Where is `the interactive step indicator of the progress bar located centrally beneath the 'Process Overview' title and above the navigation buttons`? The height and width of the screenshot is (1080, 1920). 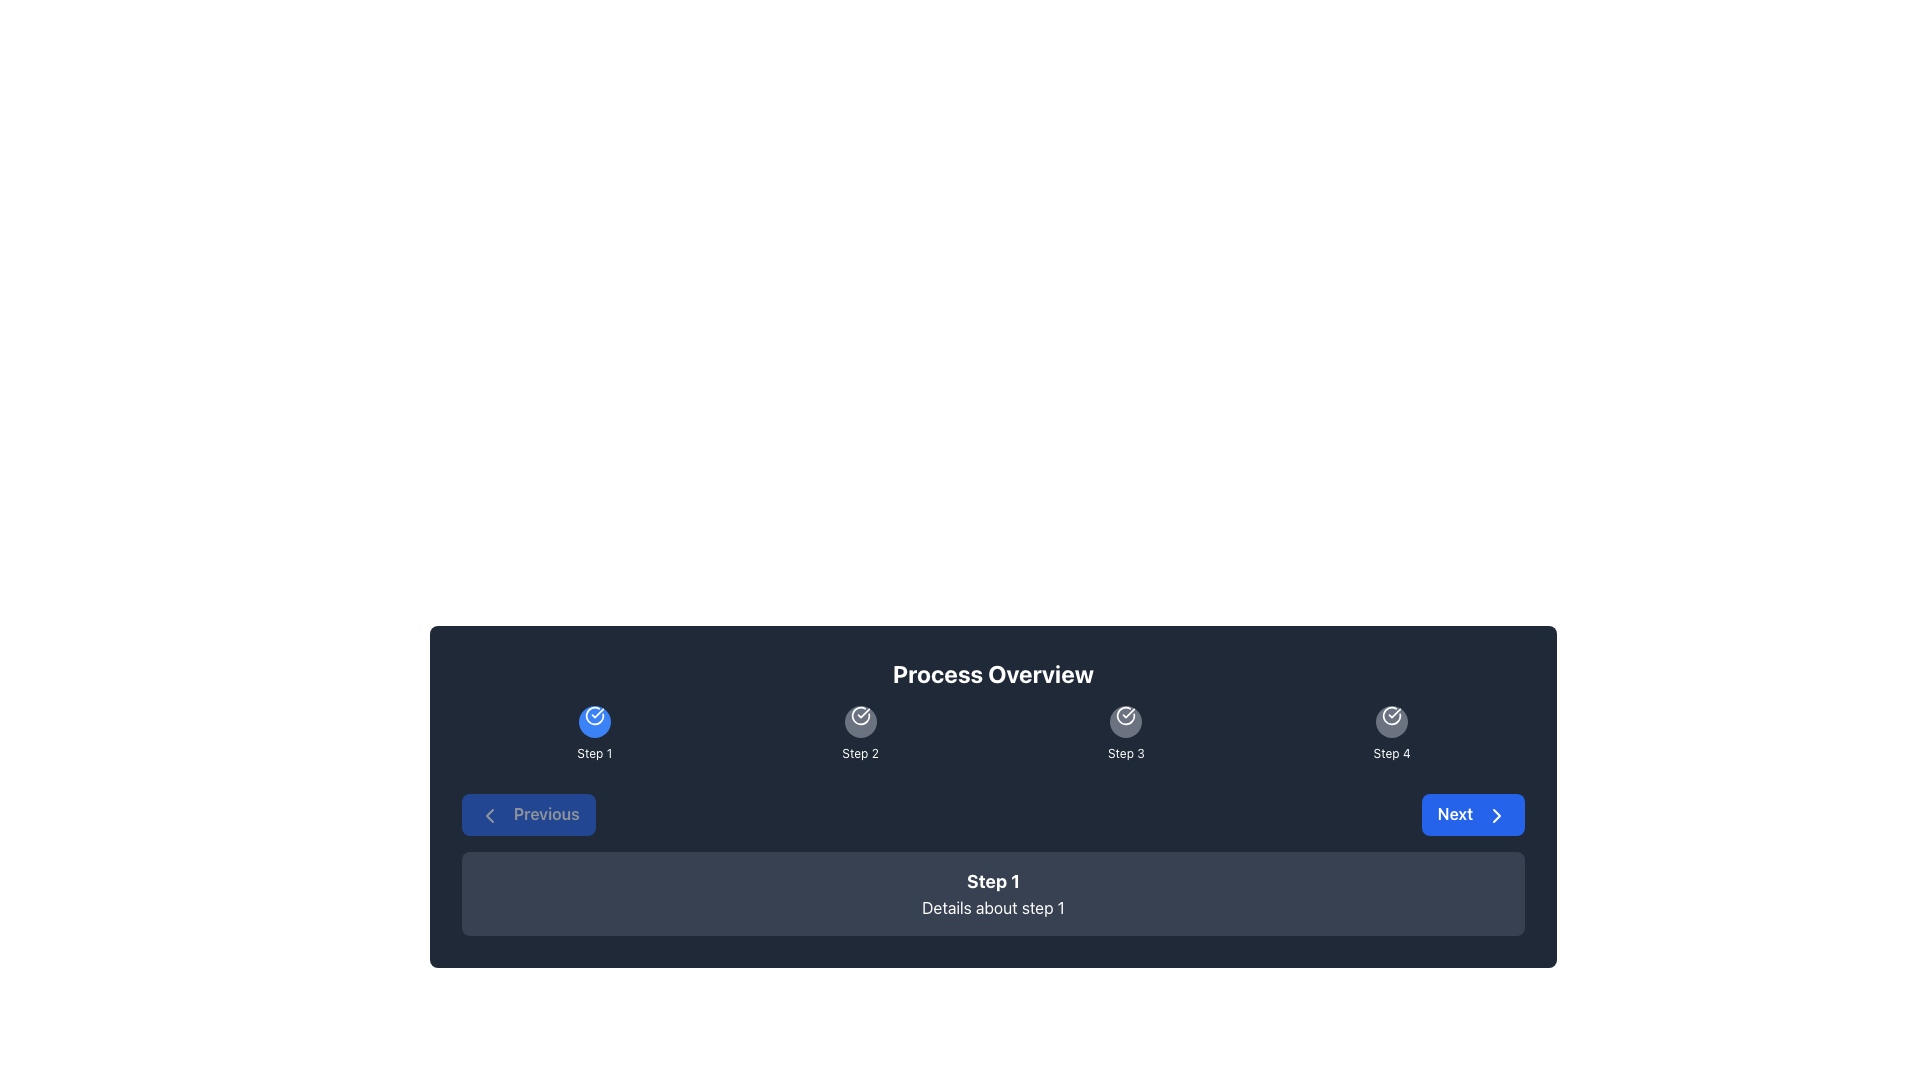
the interactive step indicator of the progress bar located centrally beneath the 'Process Overview' title and above the navigation buttons is located at coordinates (993, 733).